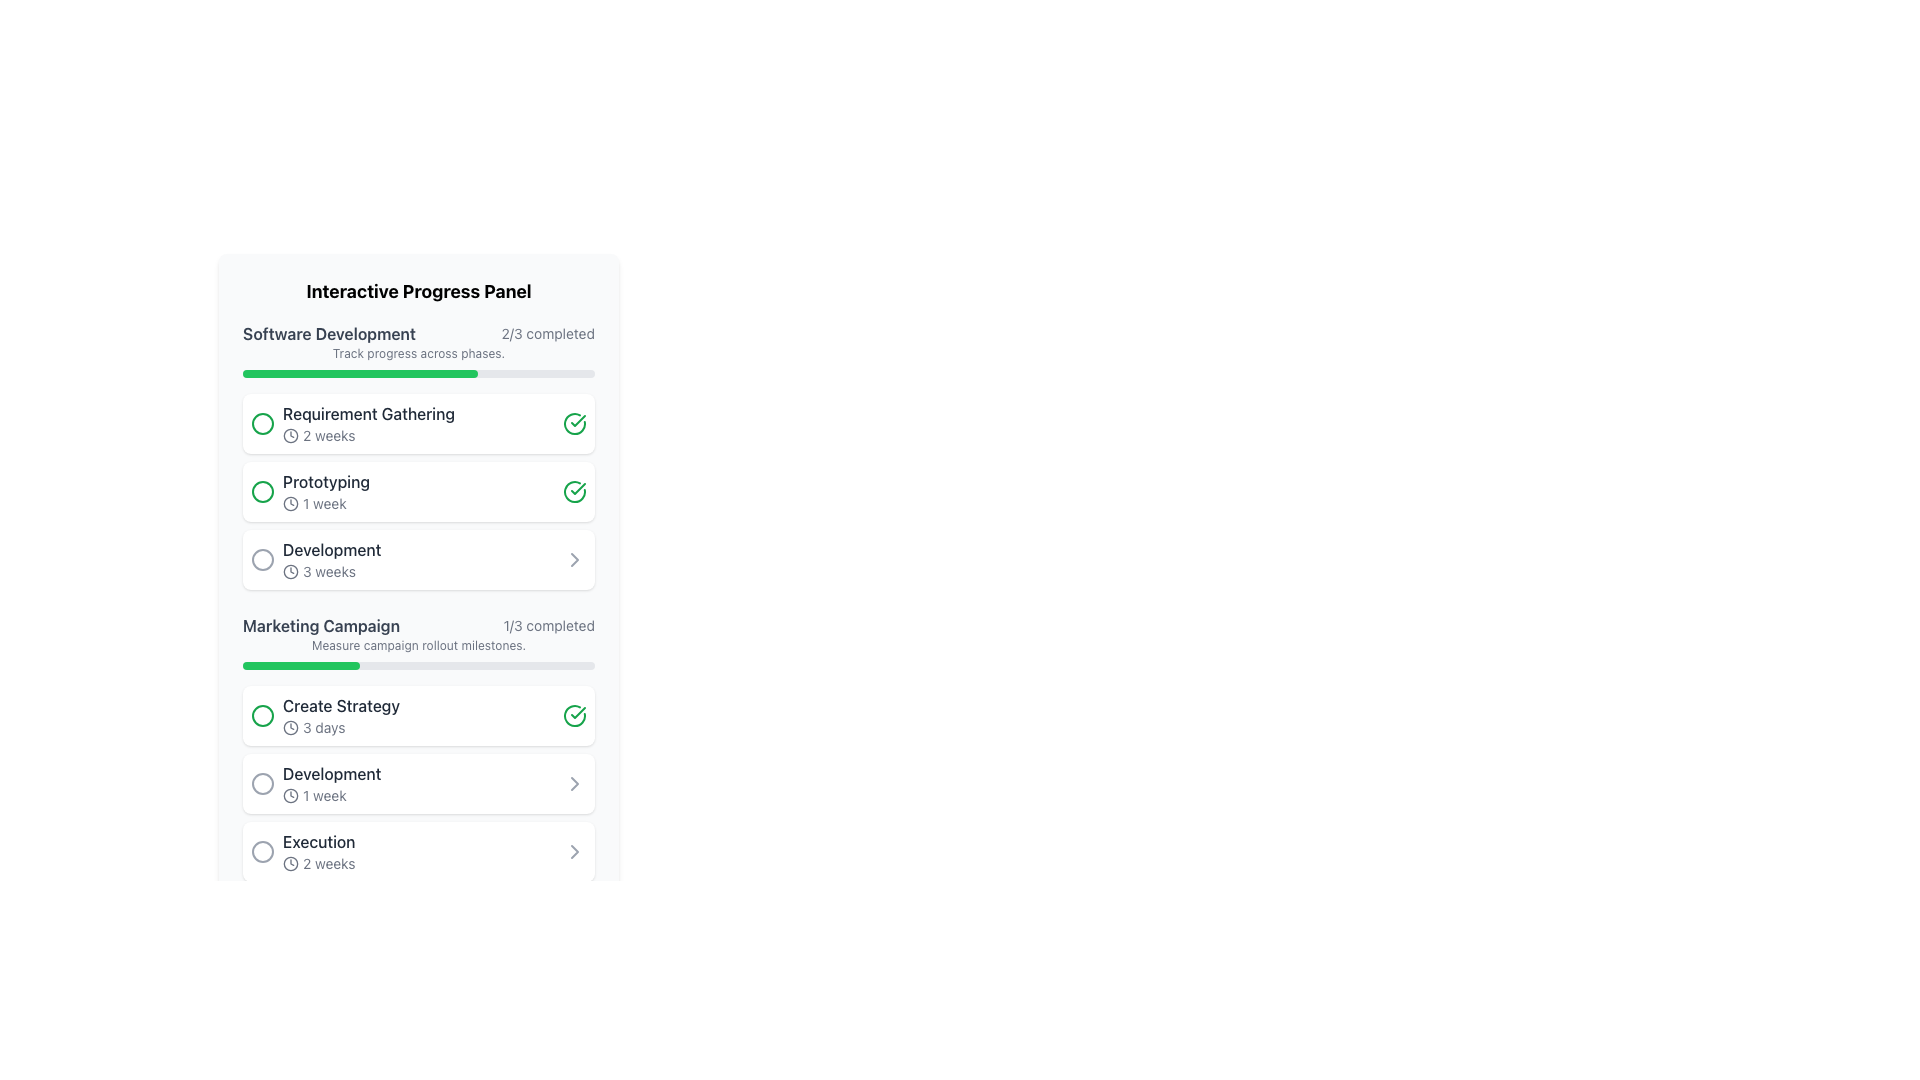 The height and width of the screenshot is (1080, 1920). What do you see at coordinates (352, 423) in the screenshot?
I see `information displayed in the List item labeled 'Requirement Gathering' with a green circular icon on the left, showing '2 weeks' in gray below it` at bounding box center [352, 423].